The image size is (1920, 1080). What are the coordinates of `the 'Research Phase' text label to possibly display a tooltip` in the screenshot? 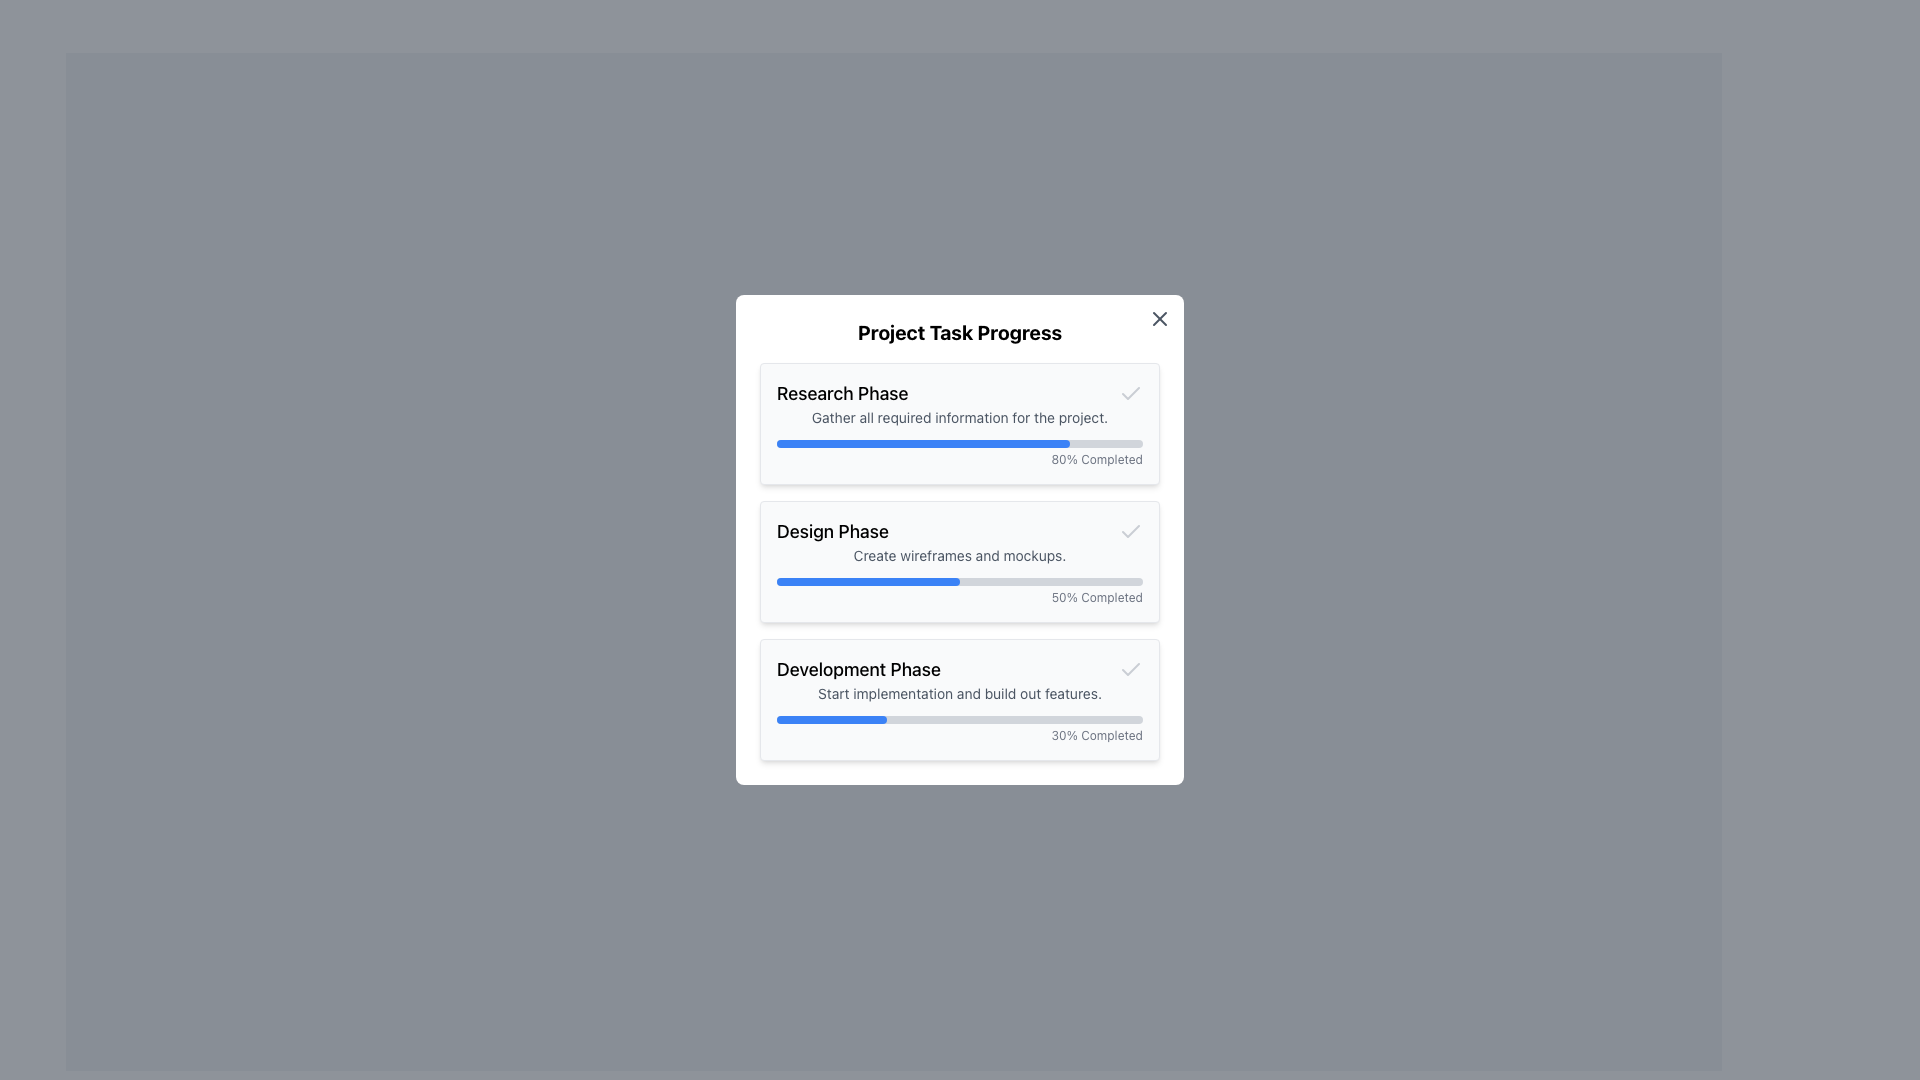 It's located at (842, 393).